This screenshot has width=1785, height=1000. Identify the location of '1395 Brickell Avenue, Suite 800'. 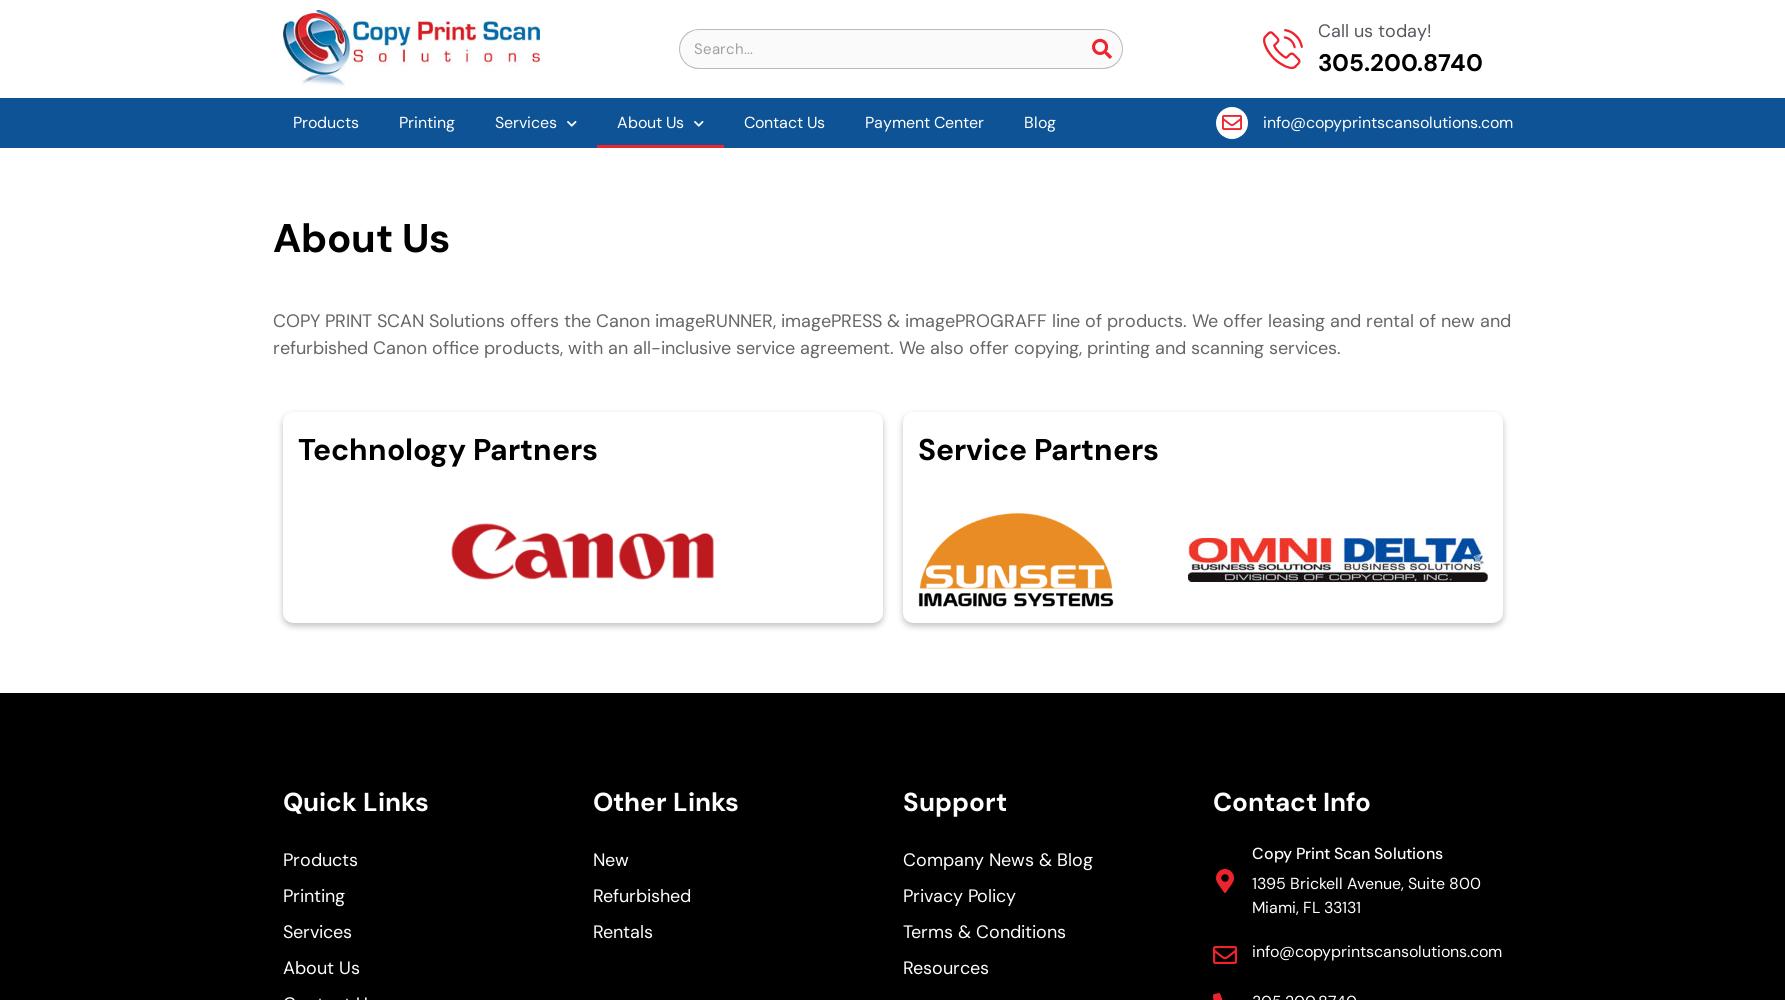
(1249, 883).